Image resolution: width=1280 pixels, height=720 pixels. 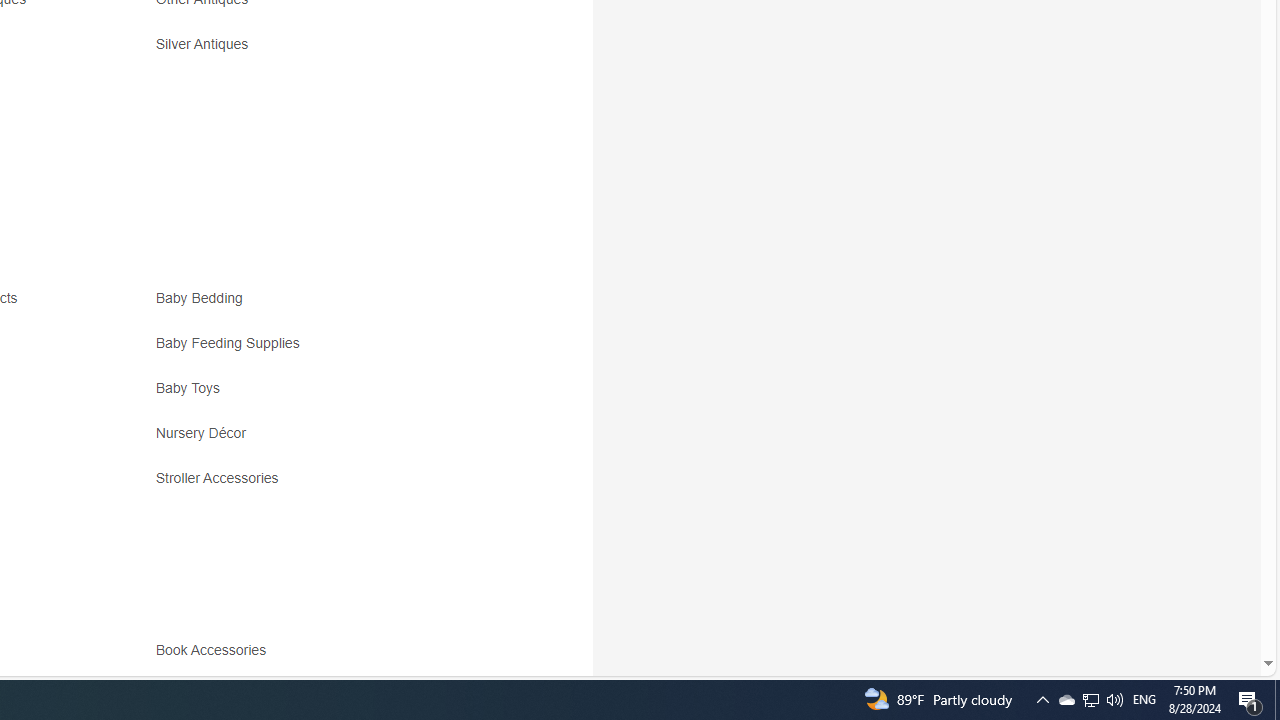 What do you see at coordinates (332, 657) in the screenshot?
I see `'Book Accessories'` at bounding box center [332, 657].